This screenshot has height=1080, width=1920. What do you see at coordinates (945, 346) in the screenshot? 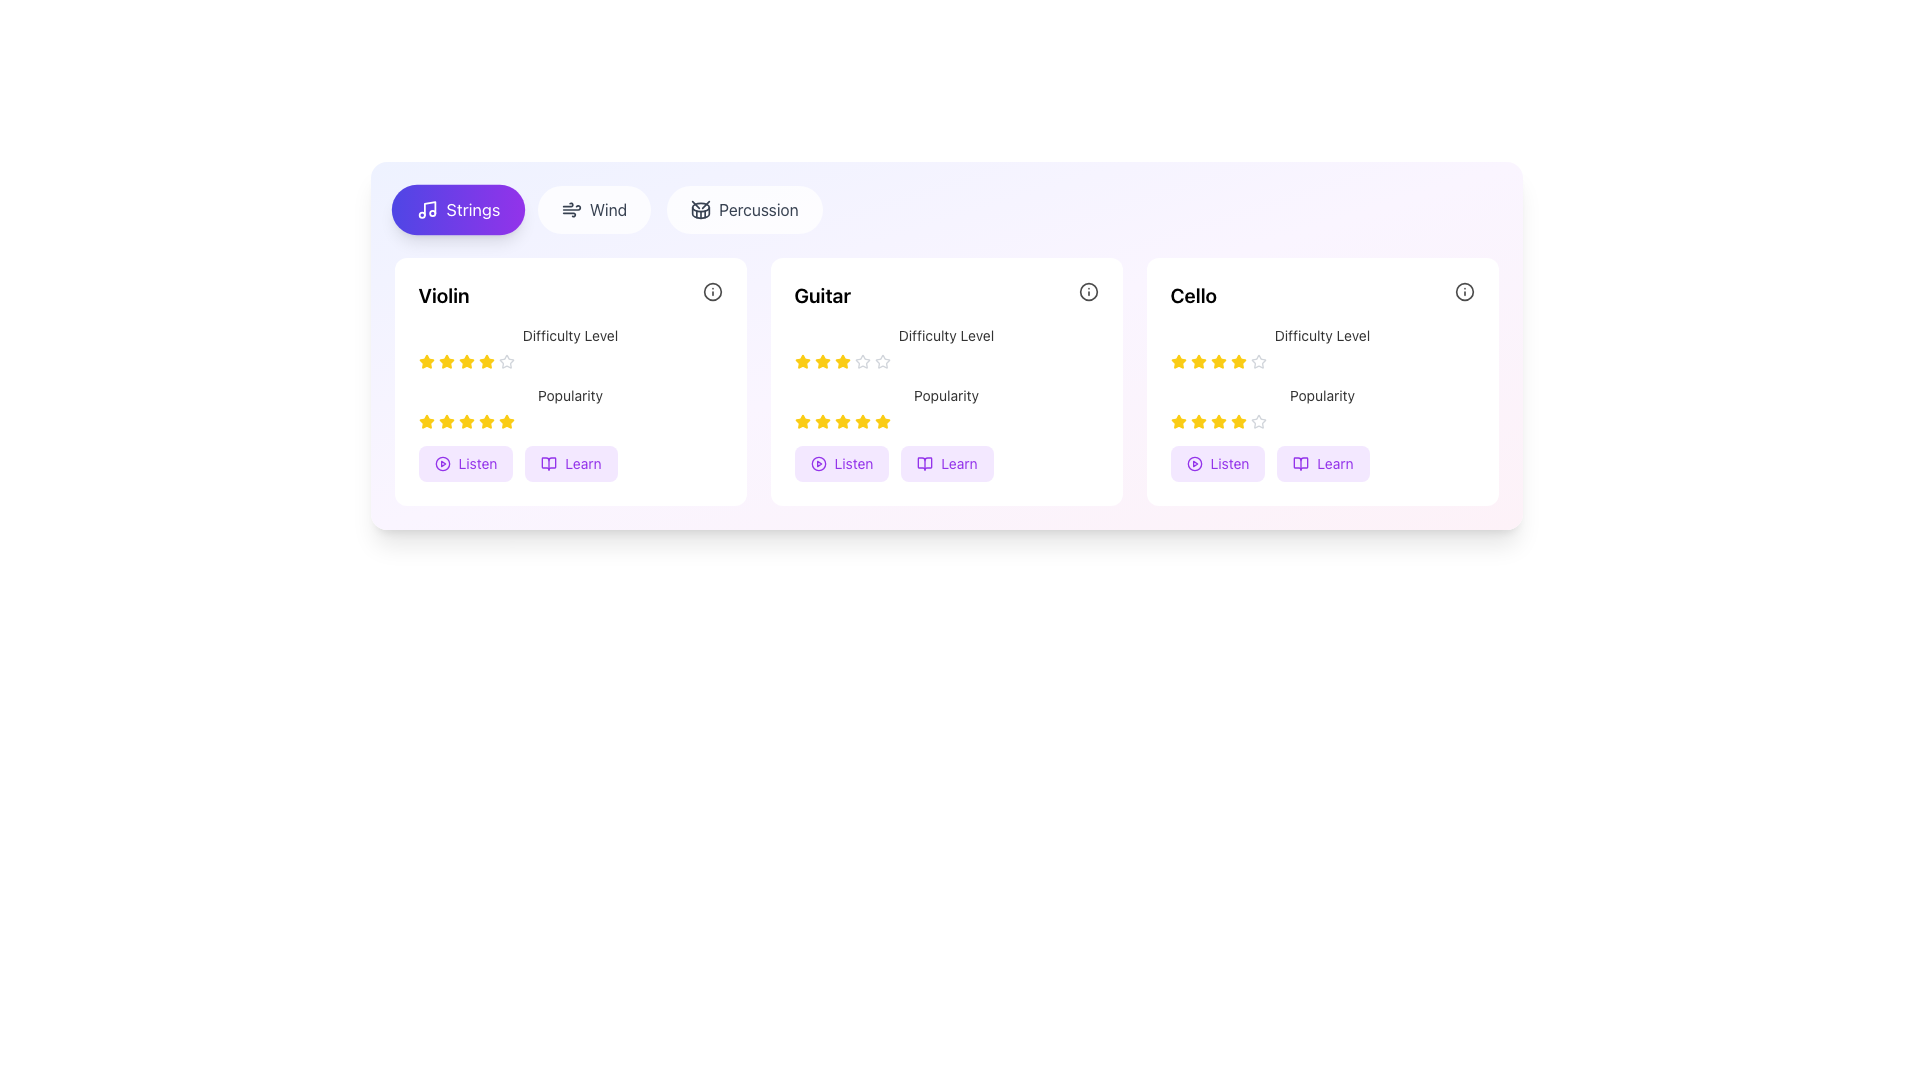
I see `label 'Difficulty Level' associated with the Rating Indicator, which is located in the Guitar section, below the title 'Guitar' and above the 'Popularity' element` at bounding box center [945, 346].